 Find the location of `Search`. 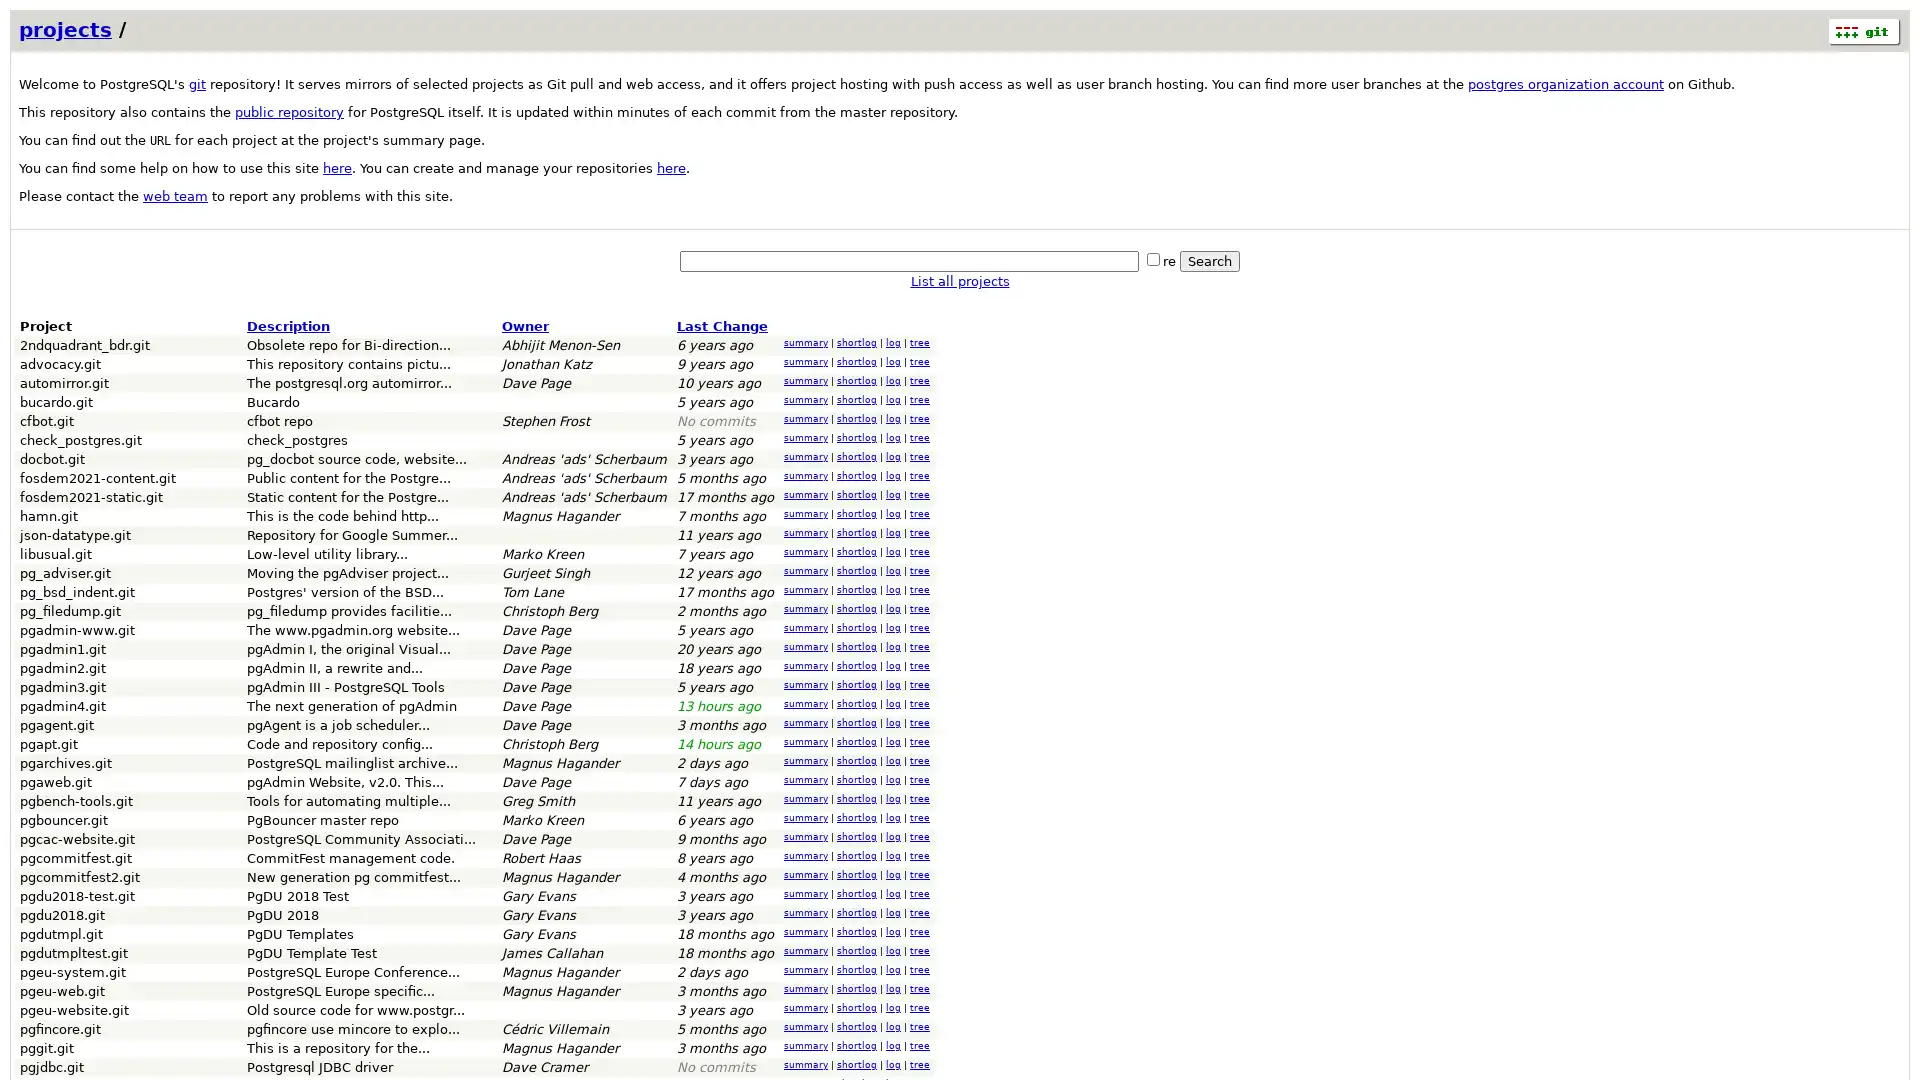

Search is located at coordinates (1208, 260).